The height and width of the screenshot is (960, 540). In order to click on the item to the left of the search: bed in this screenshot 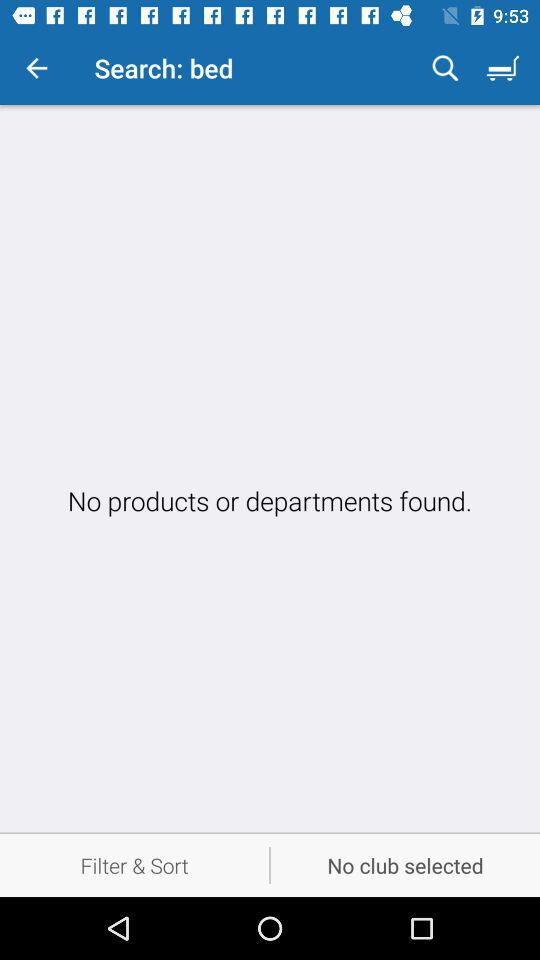, I will do `click(36, 68)`.